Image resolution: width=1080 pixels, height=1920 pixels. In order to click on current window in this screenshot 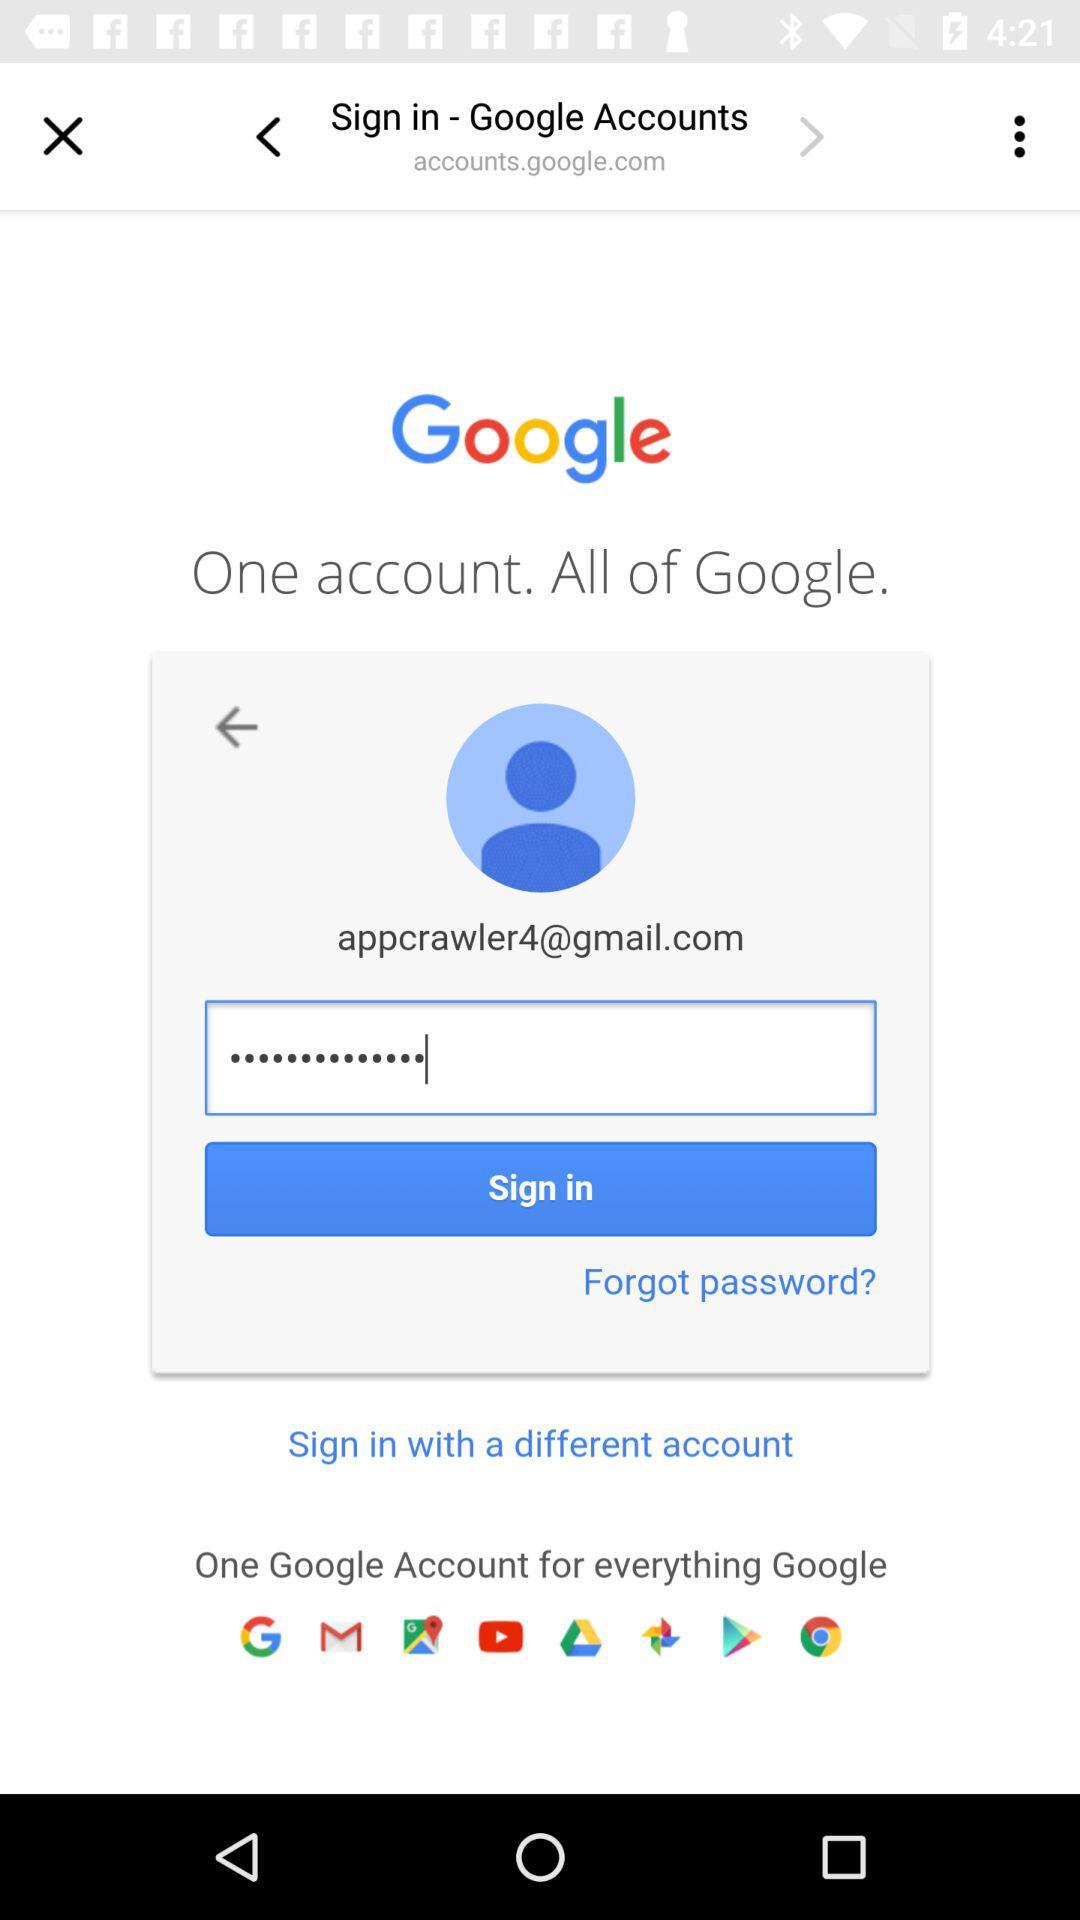, I will do `click(61, 135)`.